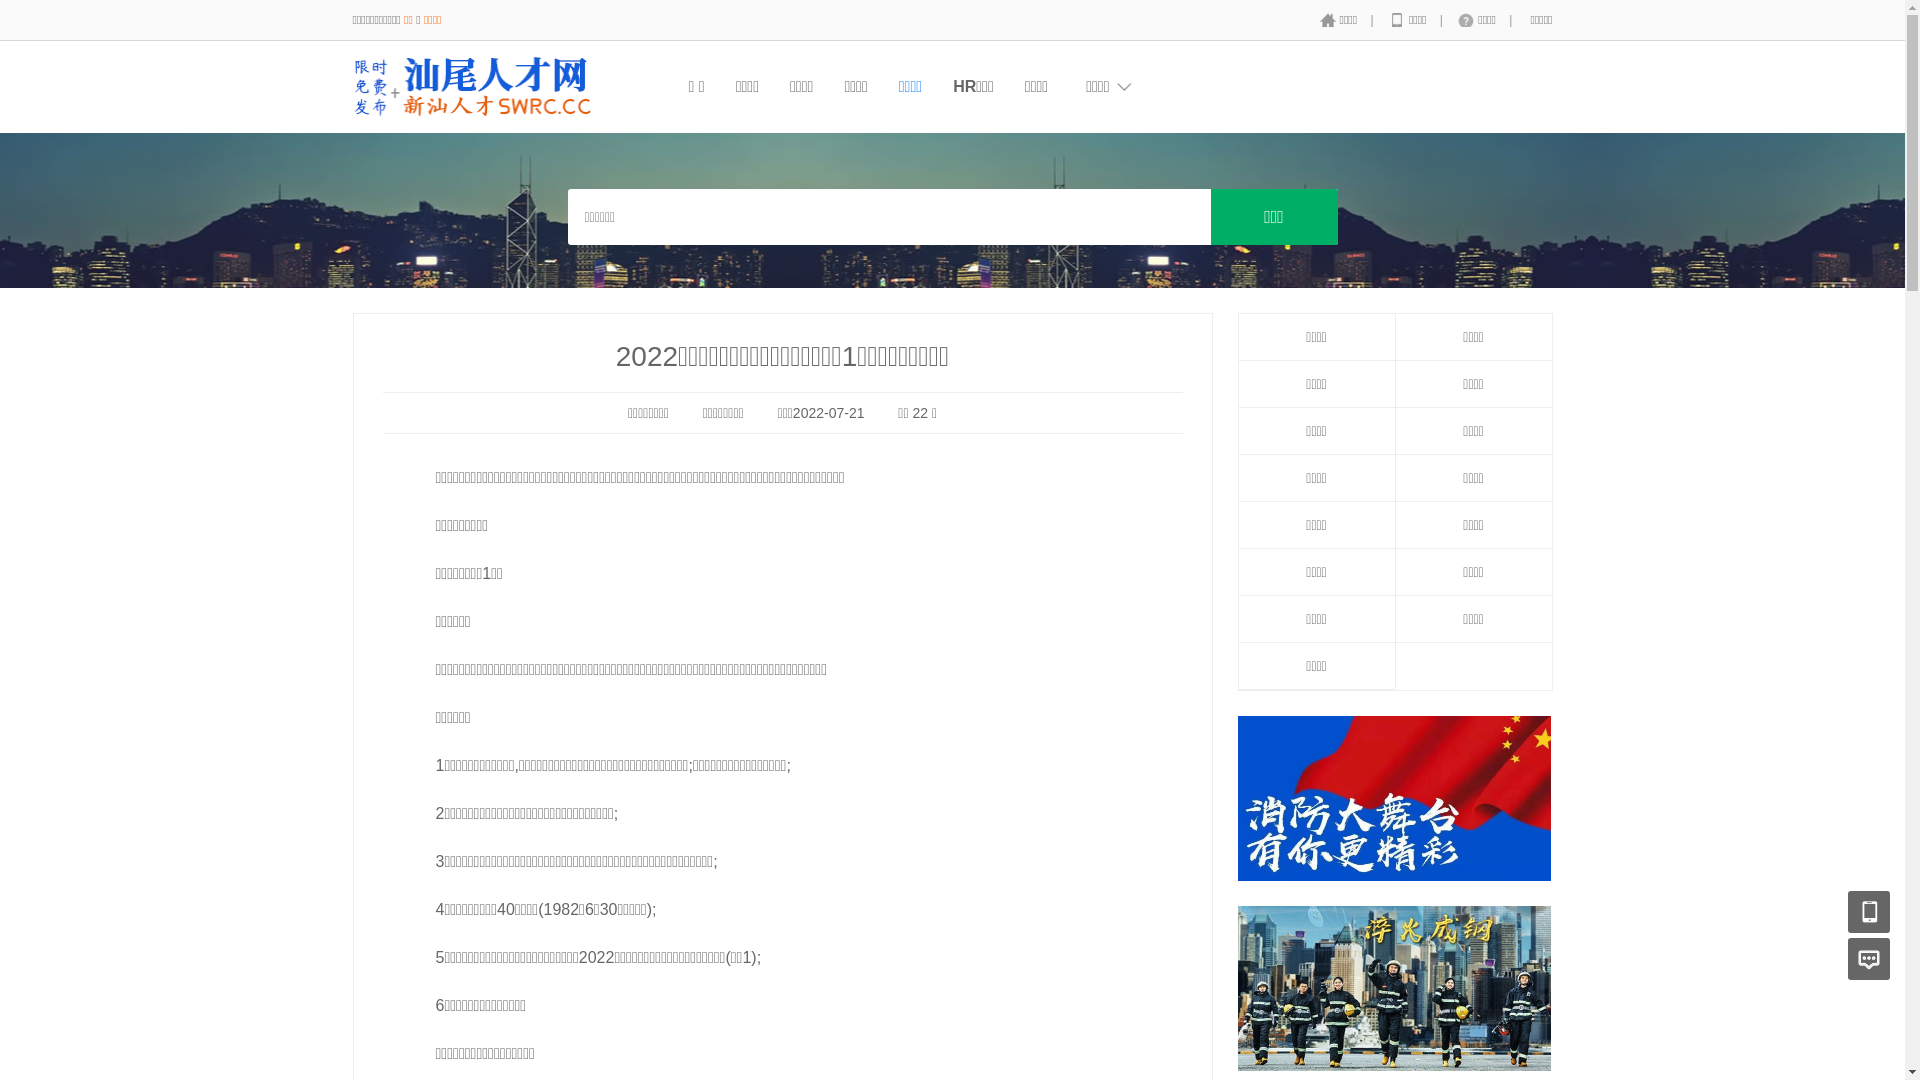 The height and width of the screenshot is (1080, 1920). What do you see at coordinates (911, 411) in the screenshot?
I see `'22'` at bounding box center [911, 411].